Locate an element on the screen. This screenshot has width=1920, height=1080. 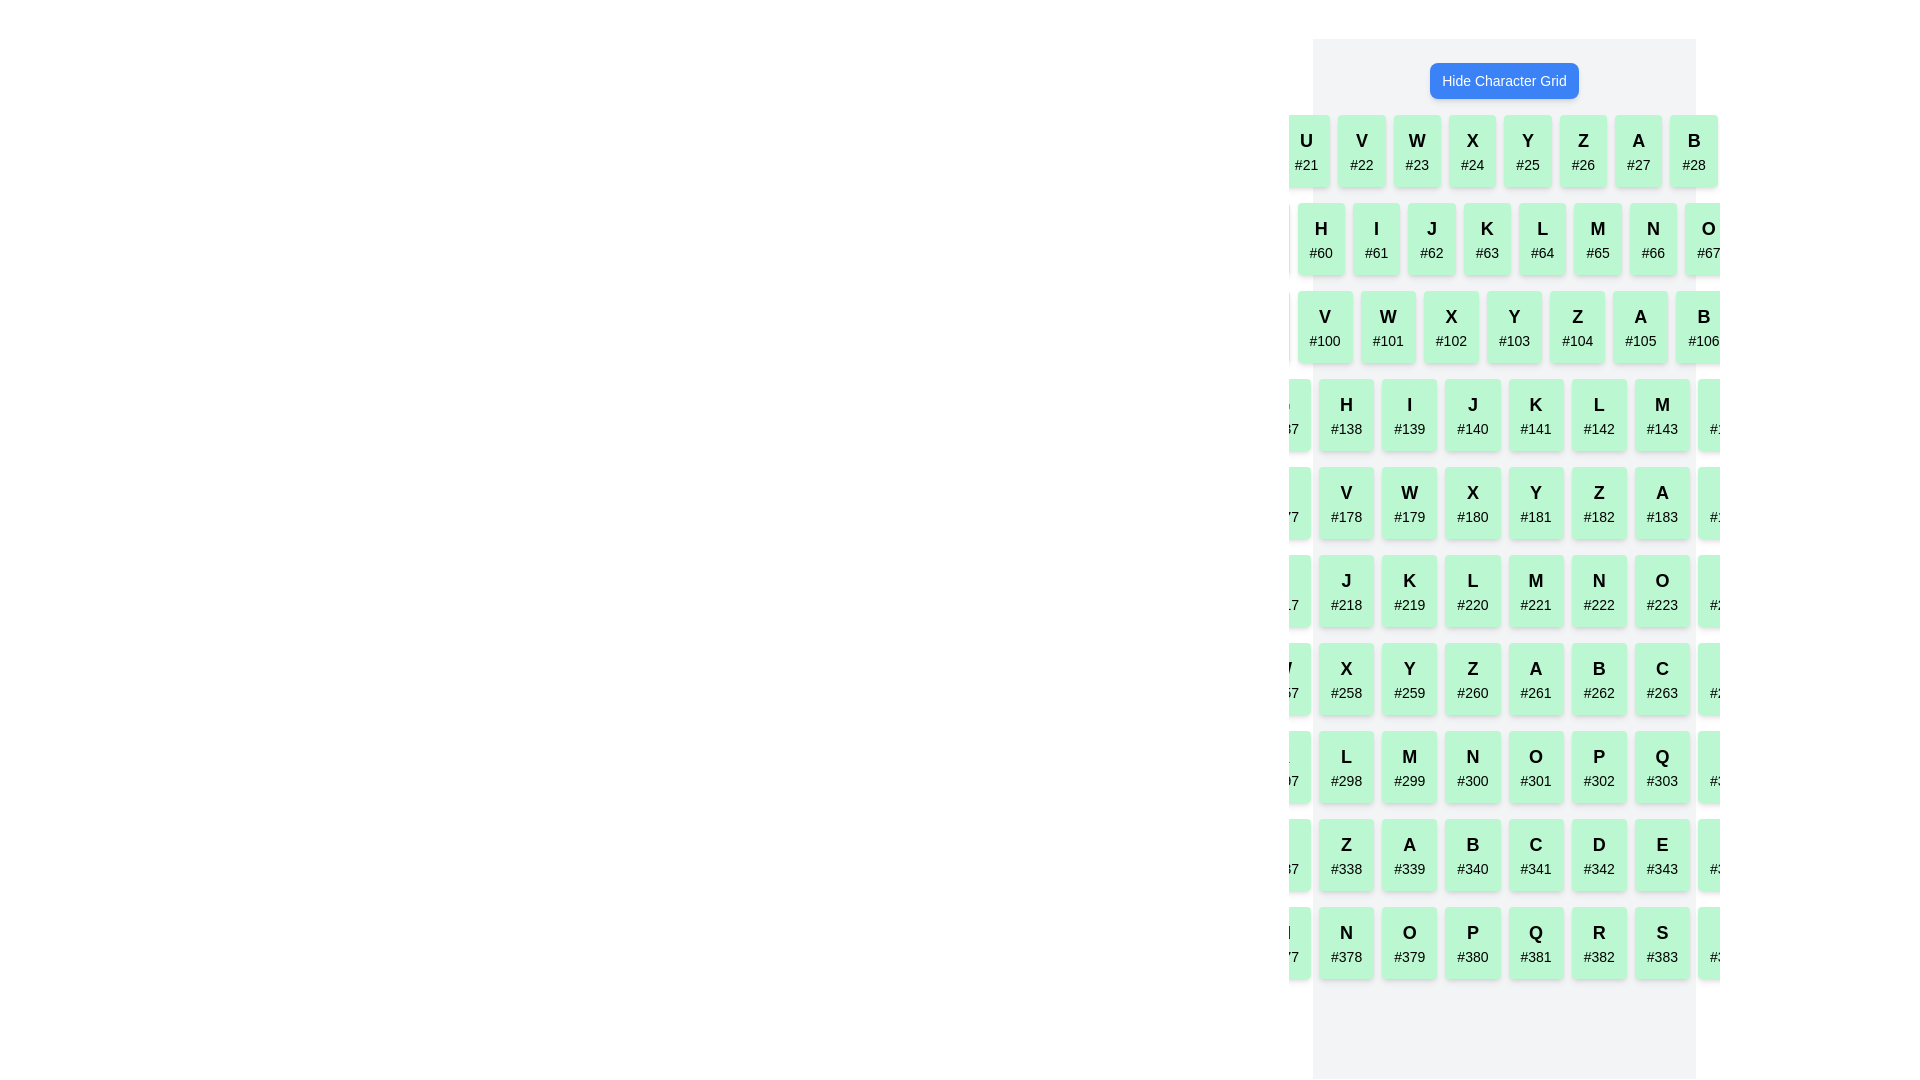
button labeled 'Hide Character Grid' to toggle the visibility of the character grid is located at coordinates (1504, 80).